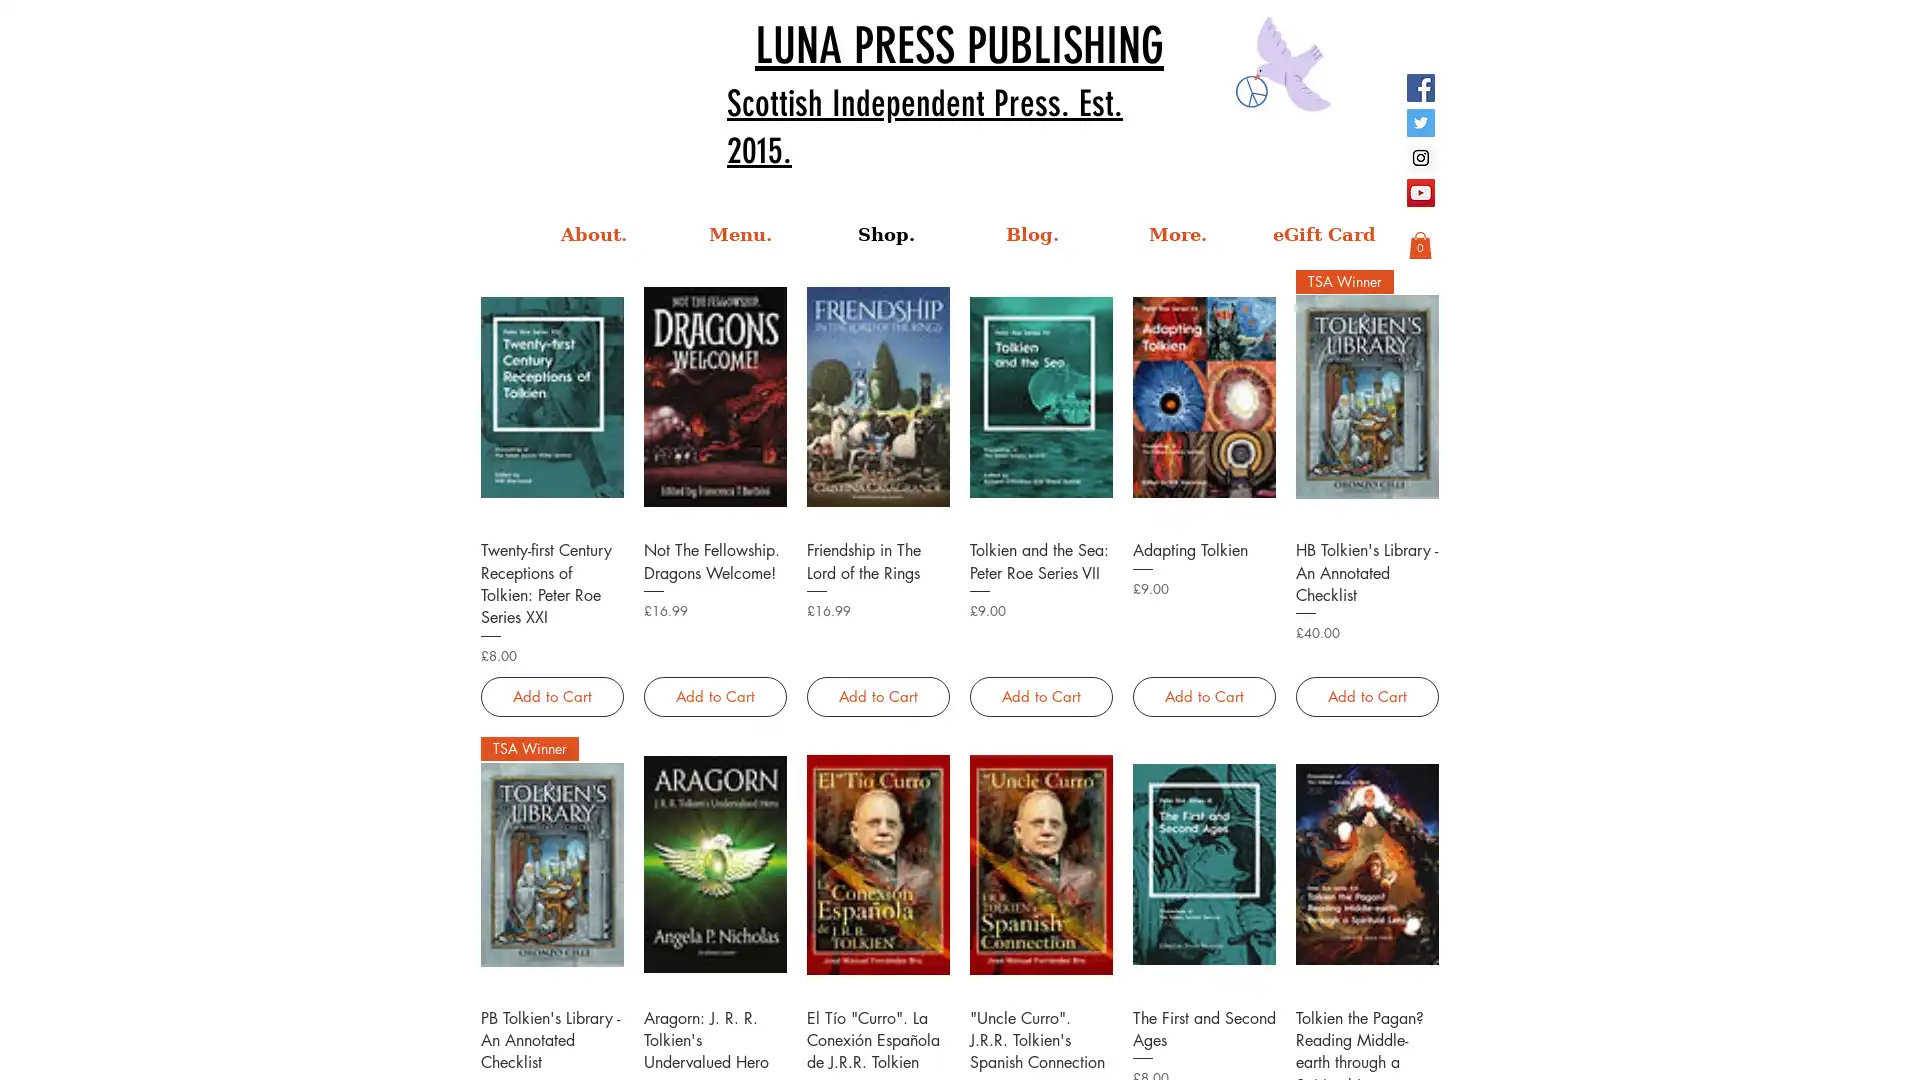 The height and width of the screenshot is (1080, 1920). What do you see at coordinates (1202, 1015) in the screenshot?
I see `Quick View` at bounding box center [1202, 1015].